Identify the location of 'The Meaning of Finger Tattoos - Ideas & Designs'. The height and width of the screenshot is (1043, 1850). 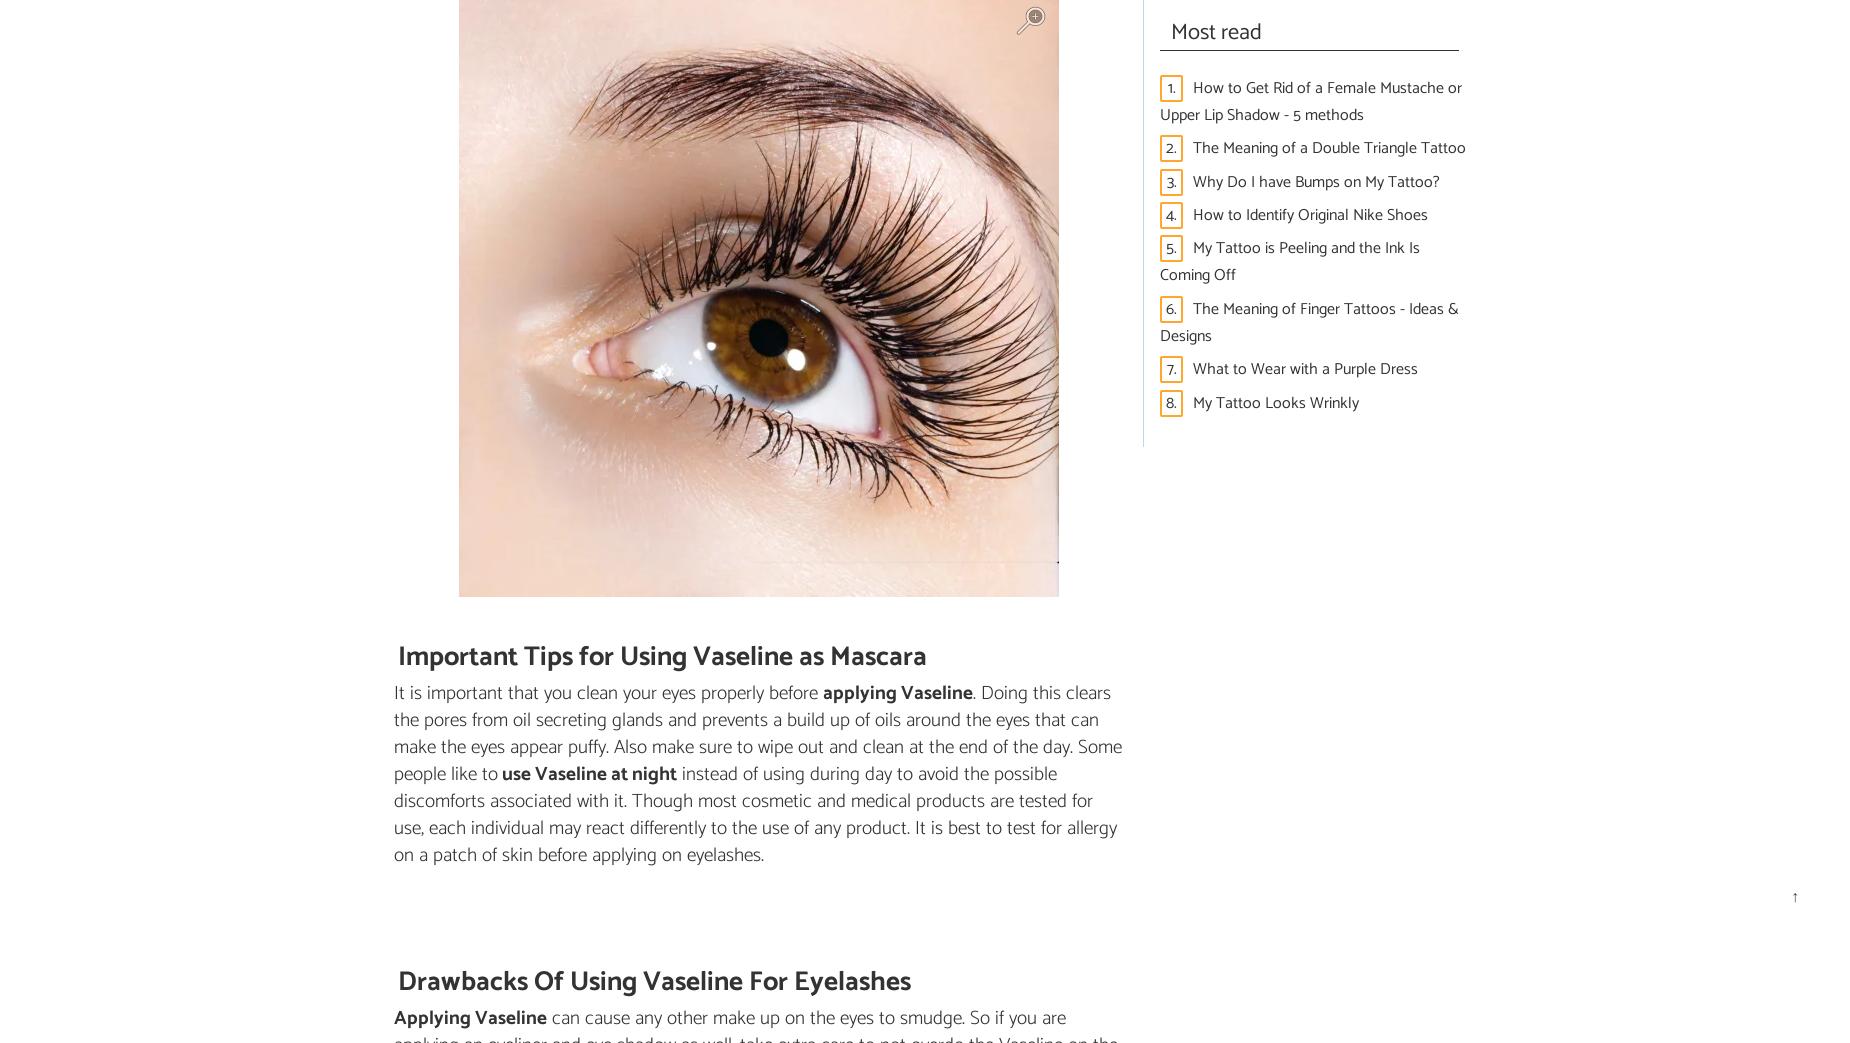
(1308, 320).